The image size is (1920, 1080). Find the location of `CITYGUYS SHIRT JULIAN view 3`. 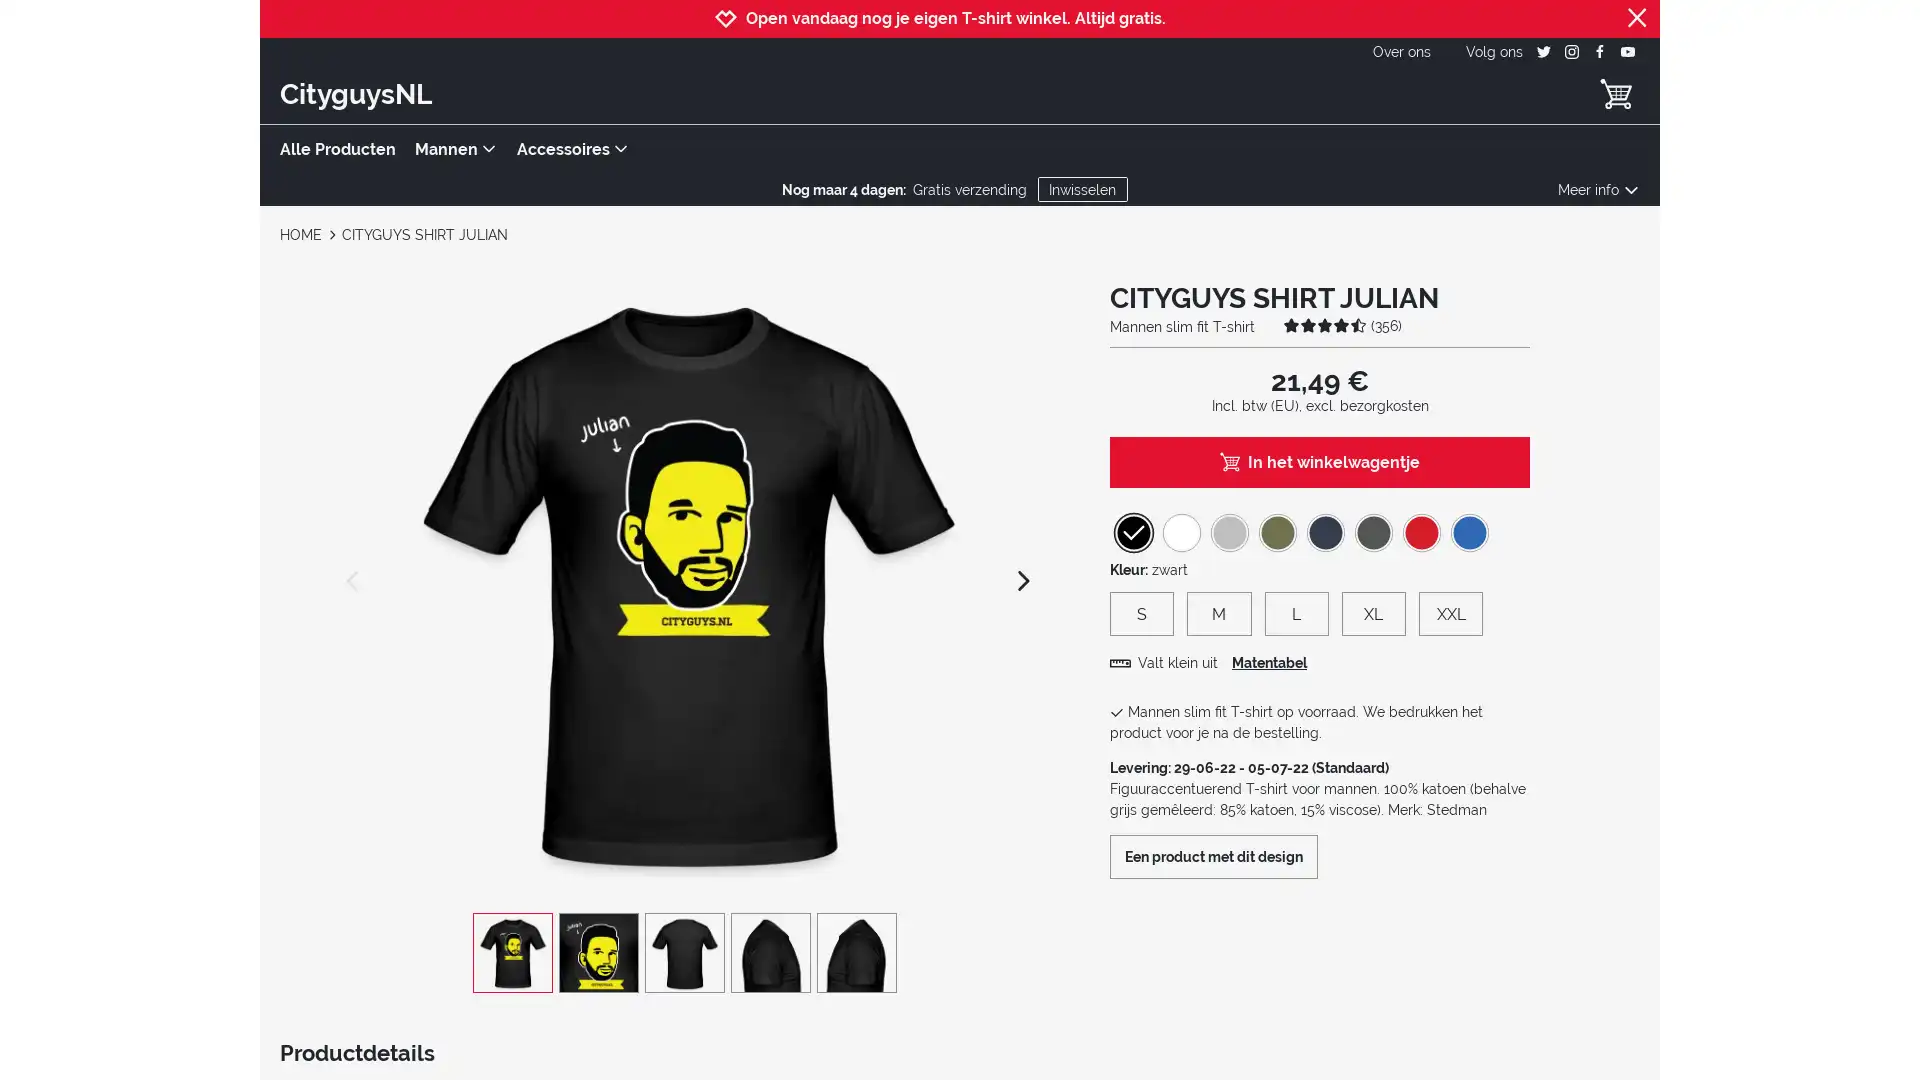

CITYGUYS SHIRT JULIAN view 3 is located at coordinates (685, 951).